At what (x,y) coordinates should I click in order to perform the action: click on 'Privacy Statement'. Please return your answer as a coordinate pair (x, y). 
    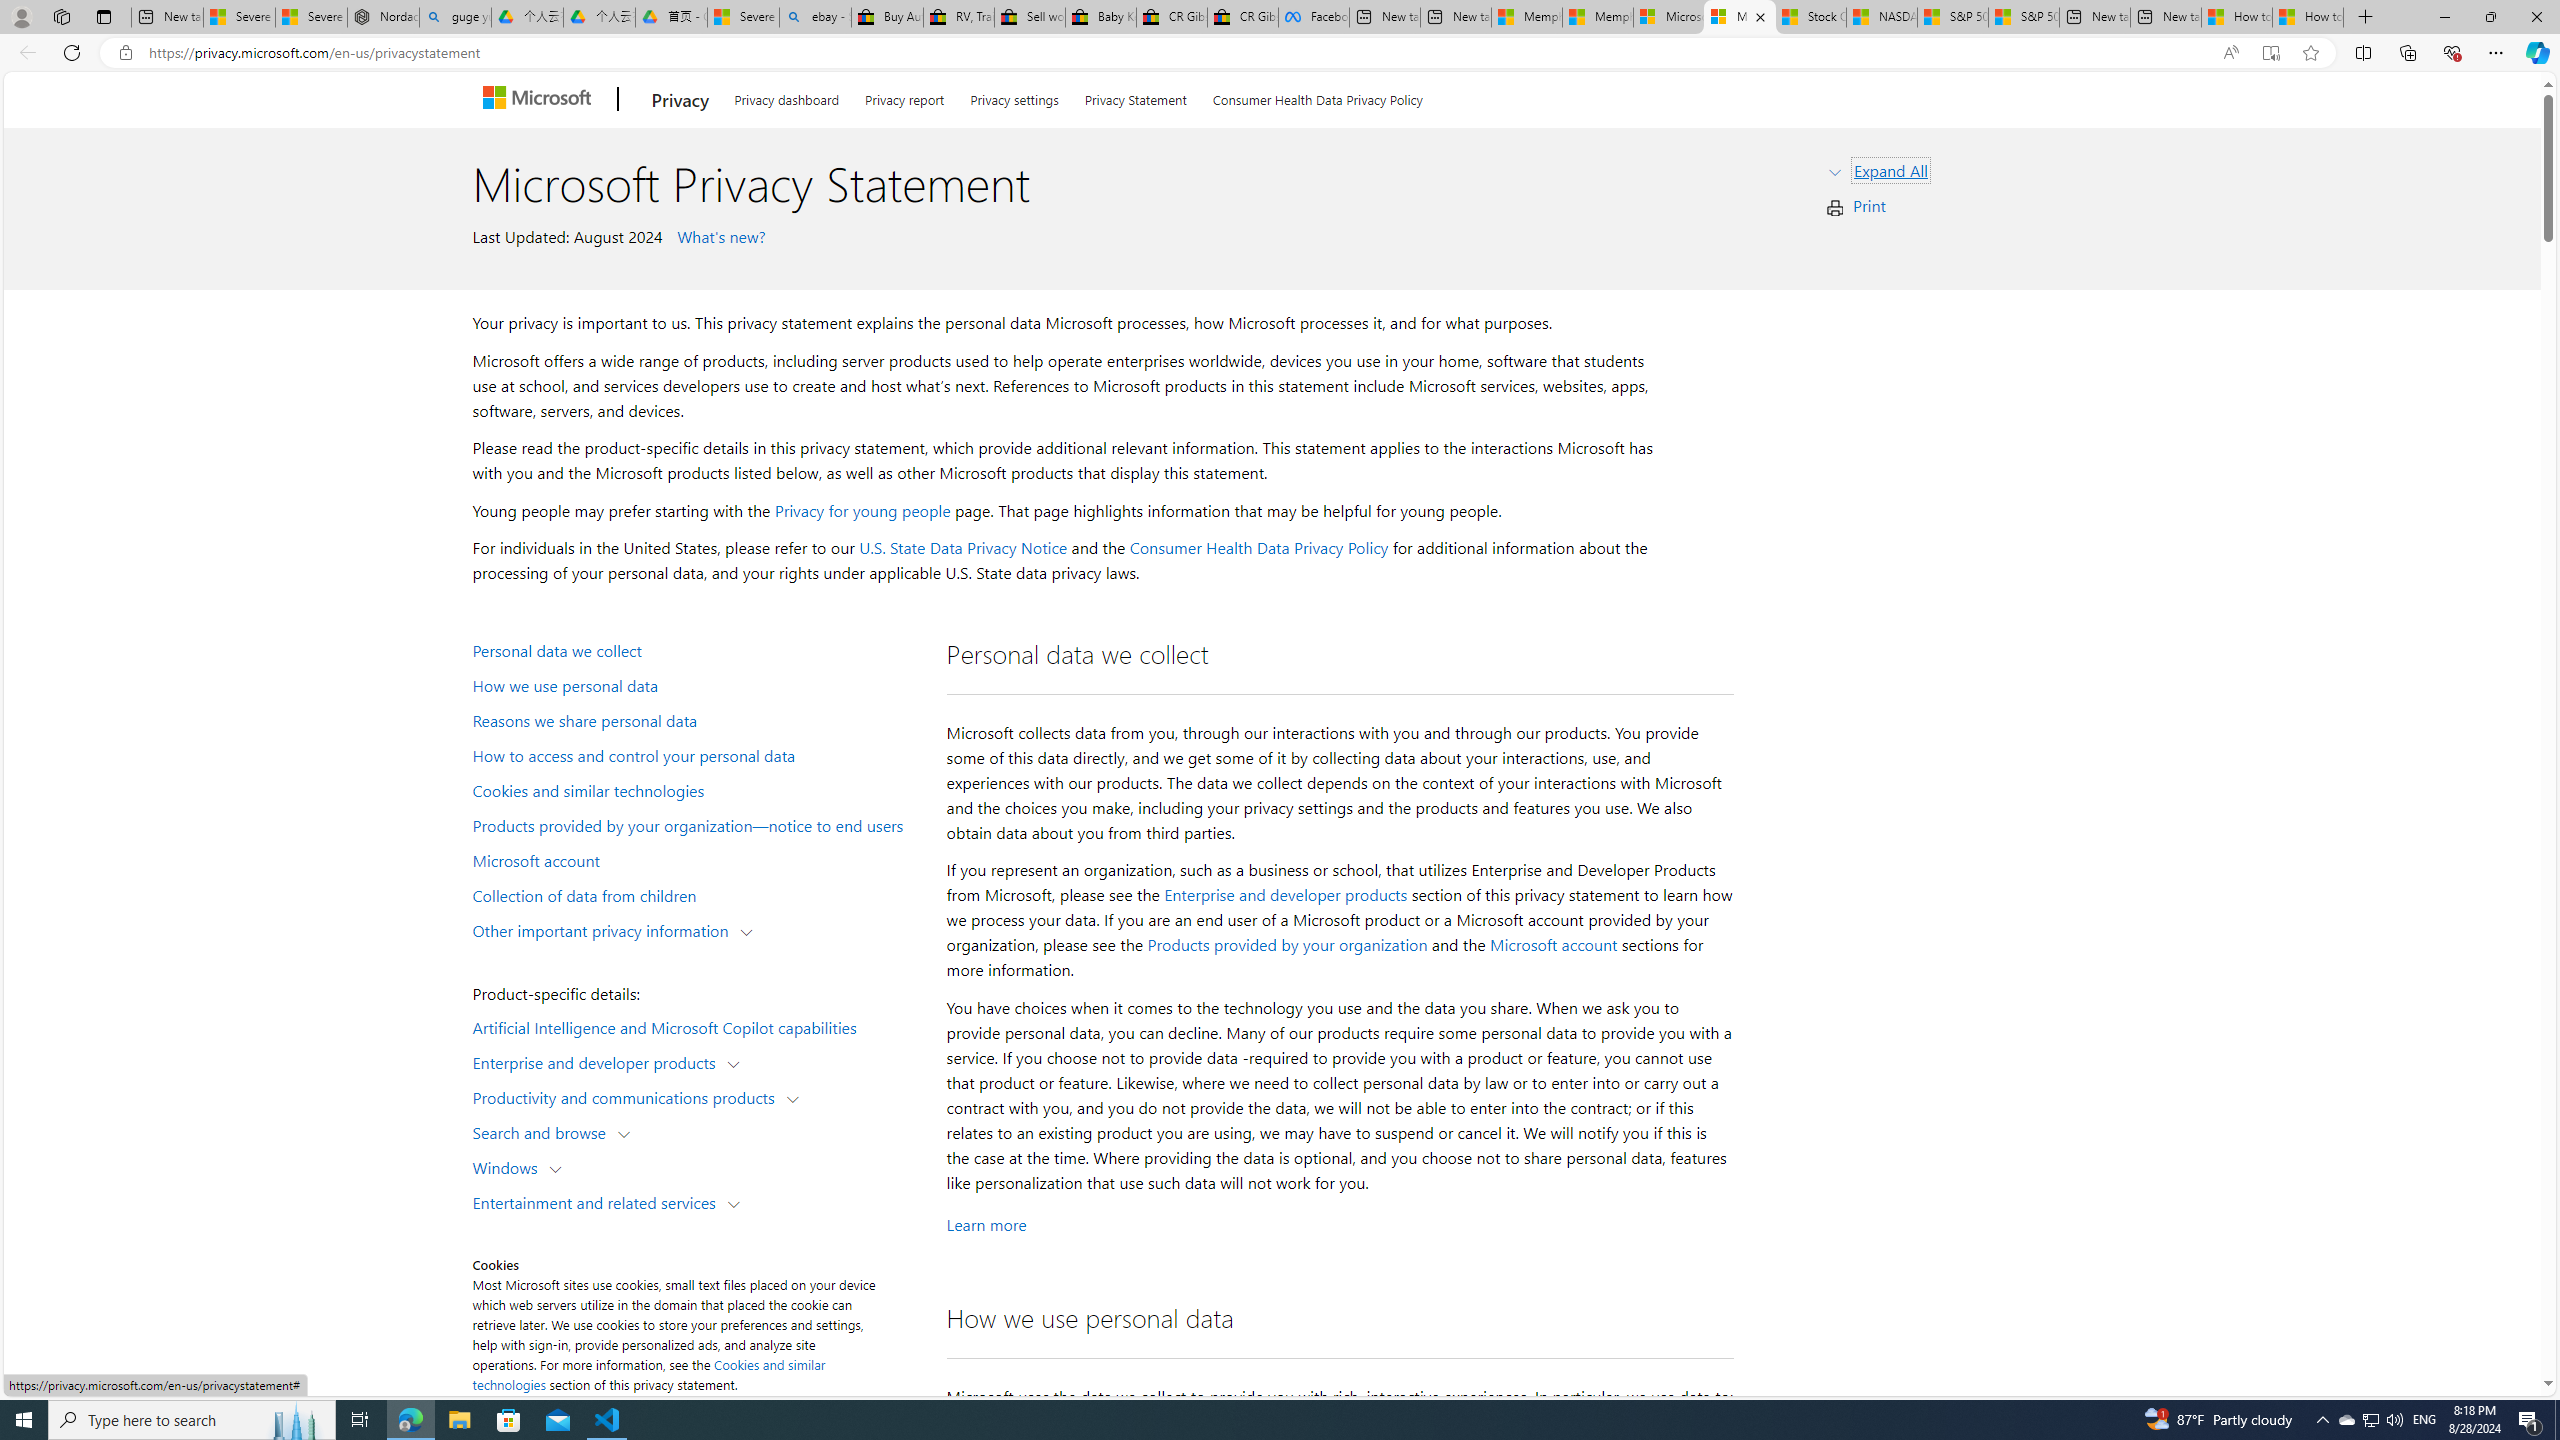
    Looking at the image, I should click on (1134, 95).